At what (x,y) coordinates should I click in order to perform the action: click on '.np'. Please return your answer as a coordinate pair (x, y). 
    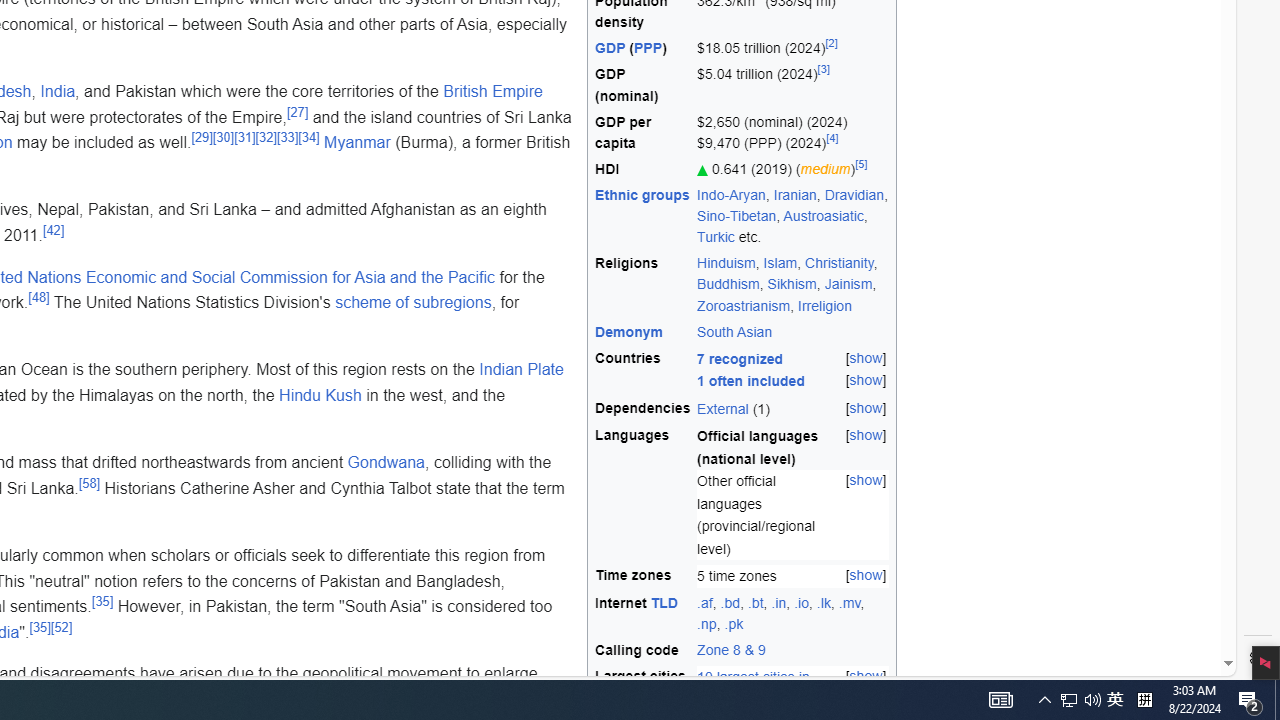
    Looking at the image, I should click on (707, 623).